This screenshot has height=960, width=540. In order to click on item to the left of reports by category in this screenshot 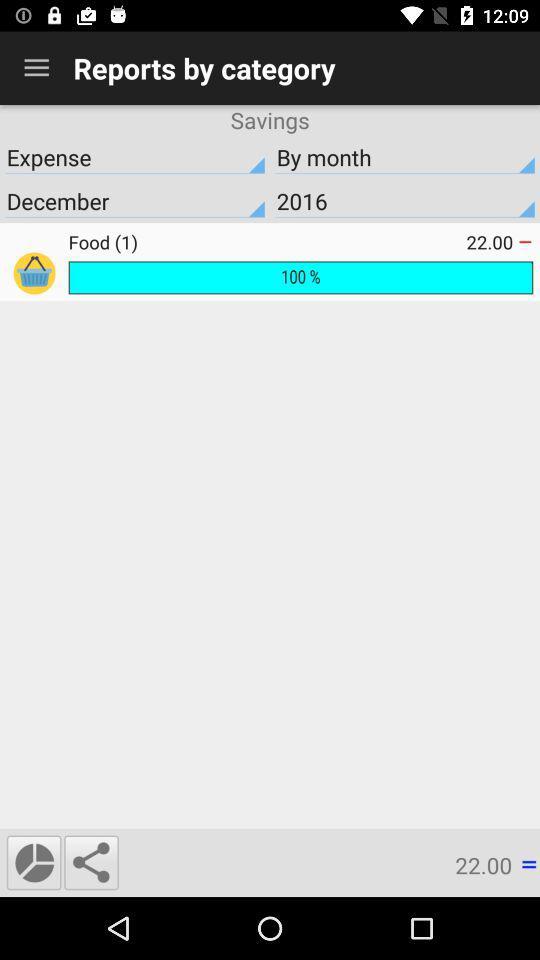, I will do `click(36, 68)`.